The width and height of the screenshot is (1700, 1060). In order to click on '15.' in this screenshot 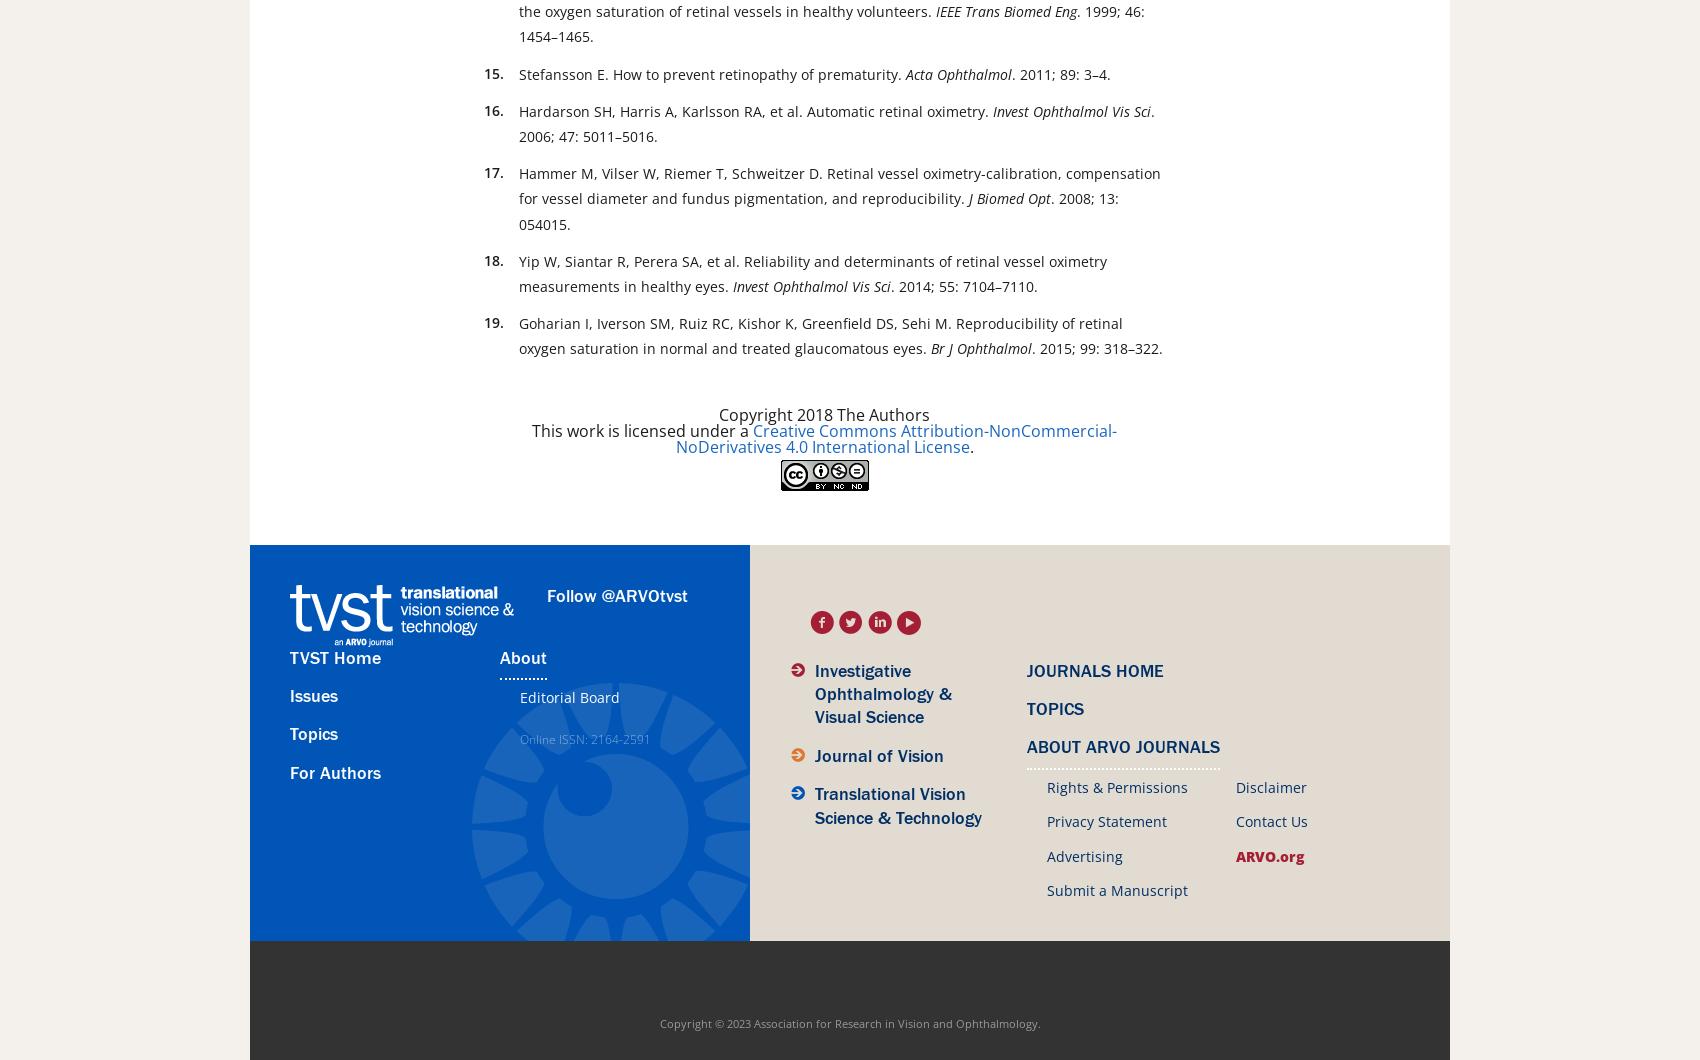, I will do `click(494, 72)`.